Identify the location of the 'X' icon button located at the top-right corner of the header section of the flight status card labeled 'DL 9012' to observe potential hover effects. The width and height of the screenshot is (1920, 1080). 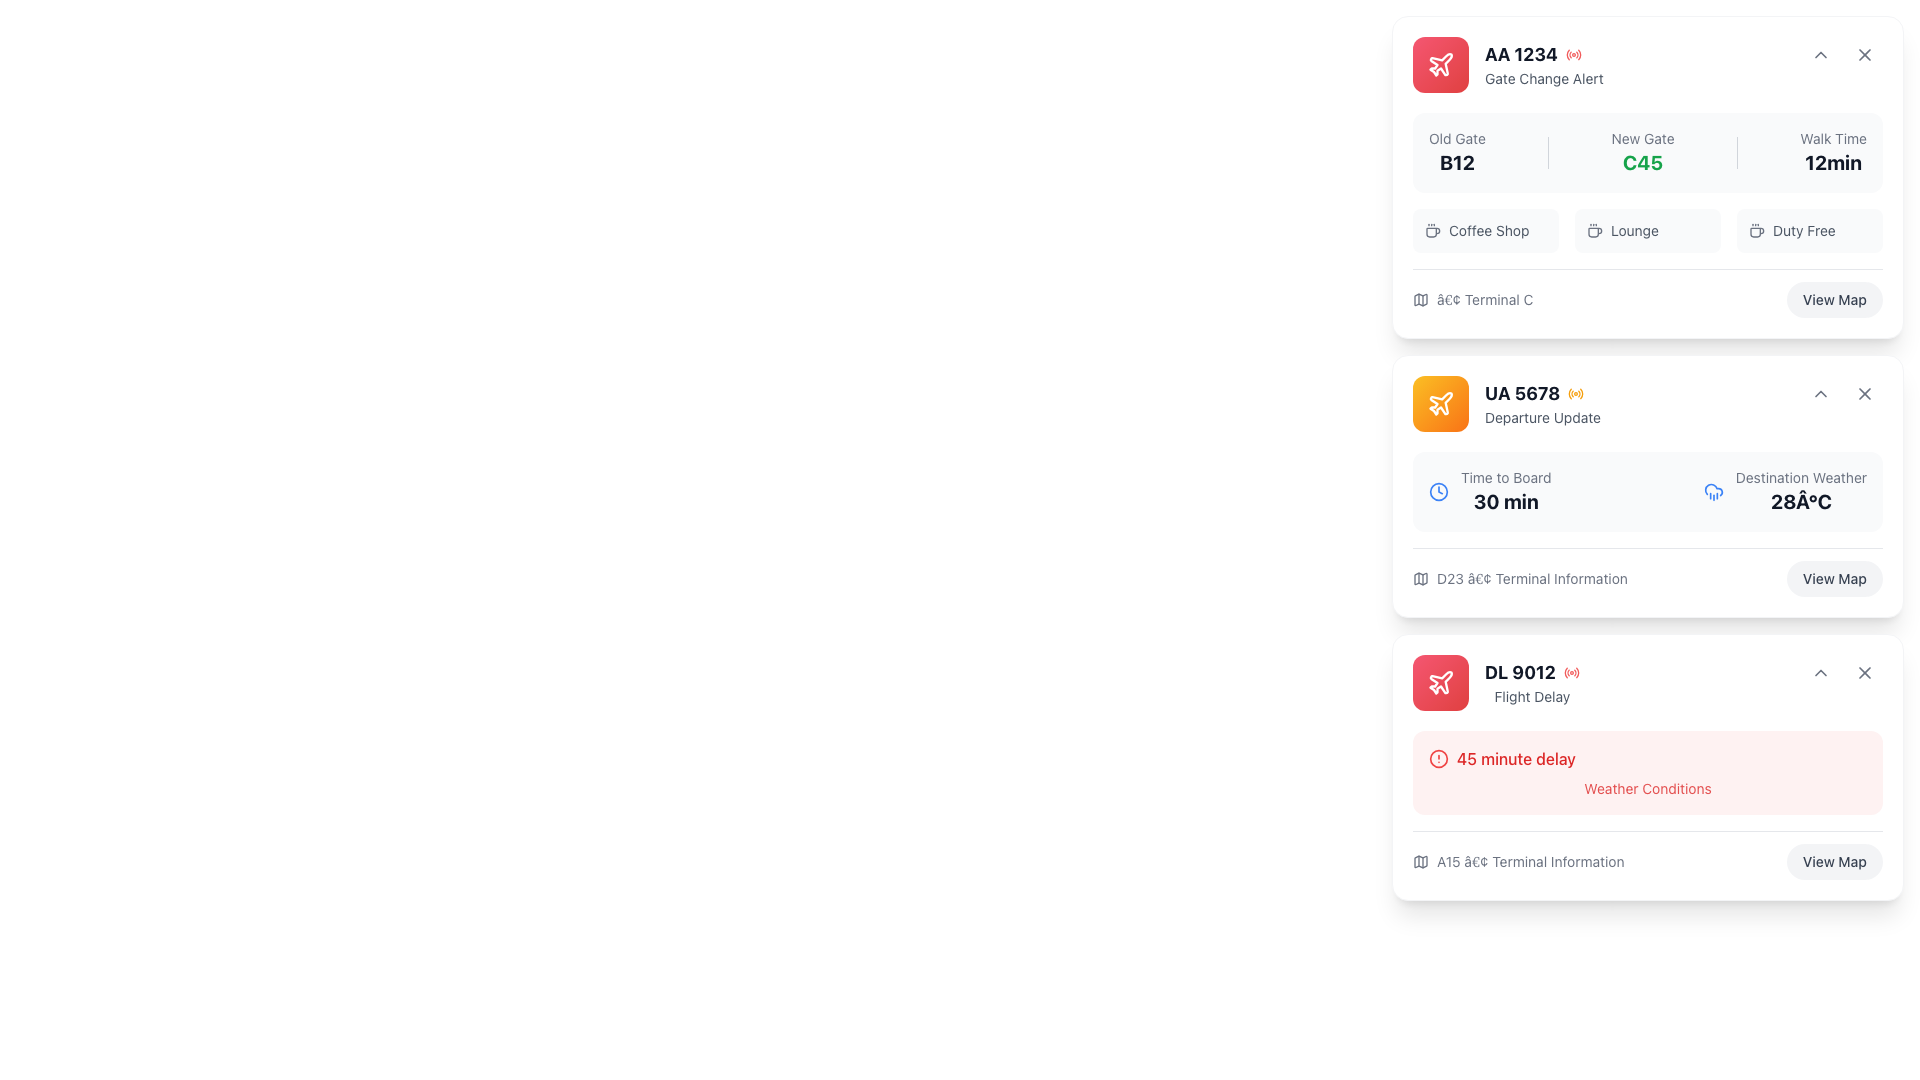
(1864, 672).